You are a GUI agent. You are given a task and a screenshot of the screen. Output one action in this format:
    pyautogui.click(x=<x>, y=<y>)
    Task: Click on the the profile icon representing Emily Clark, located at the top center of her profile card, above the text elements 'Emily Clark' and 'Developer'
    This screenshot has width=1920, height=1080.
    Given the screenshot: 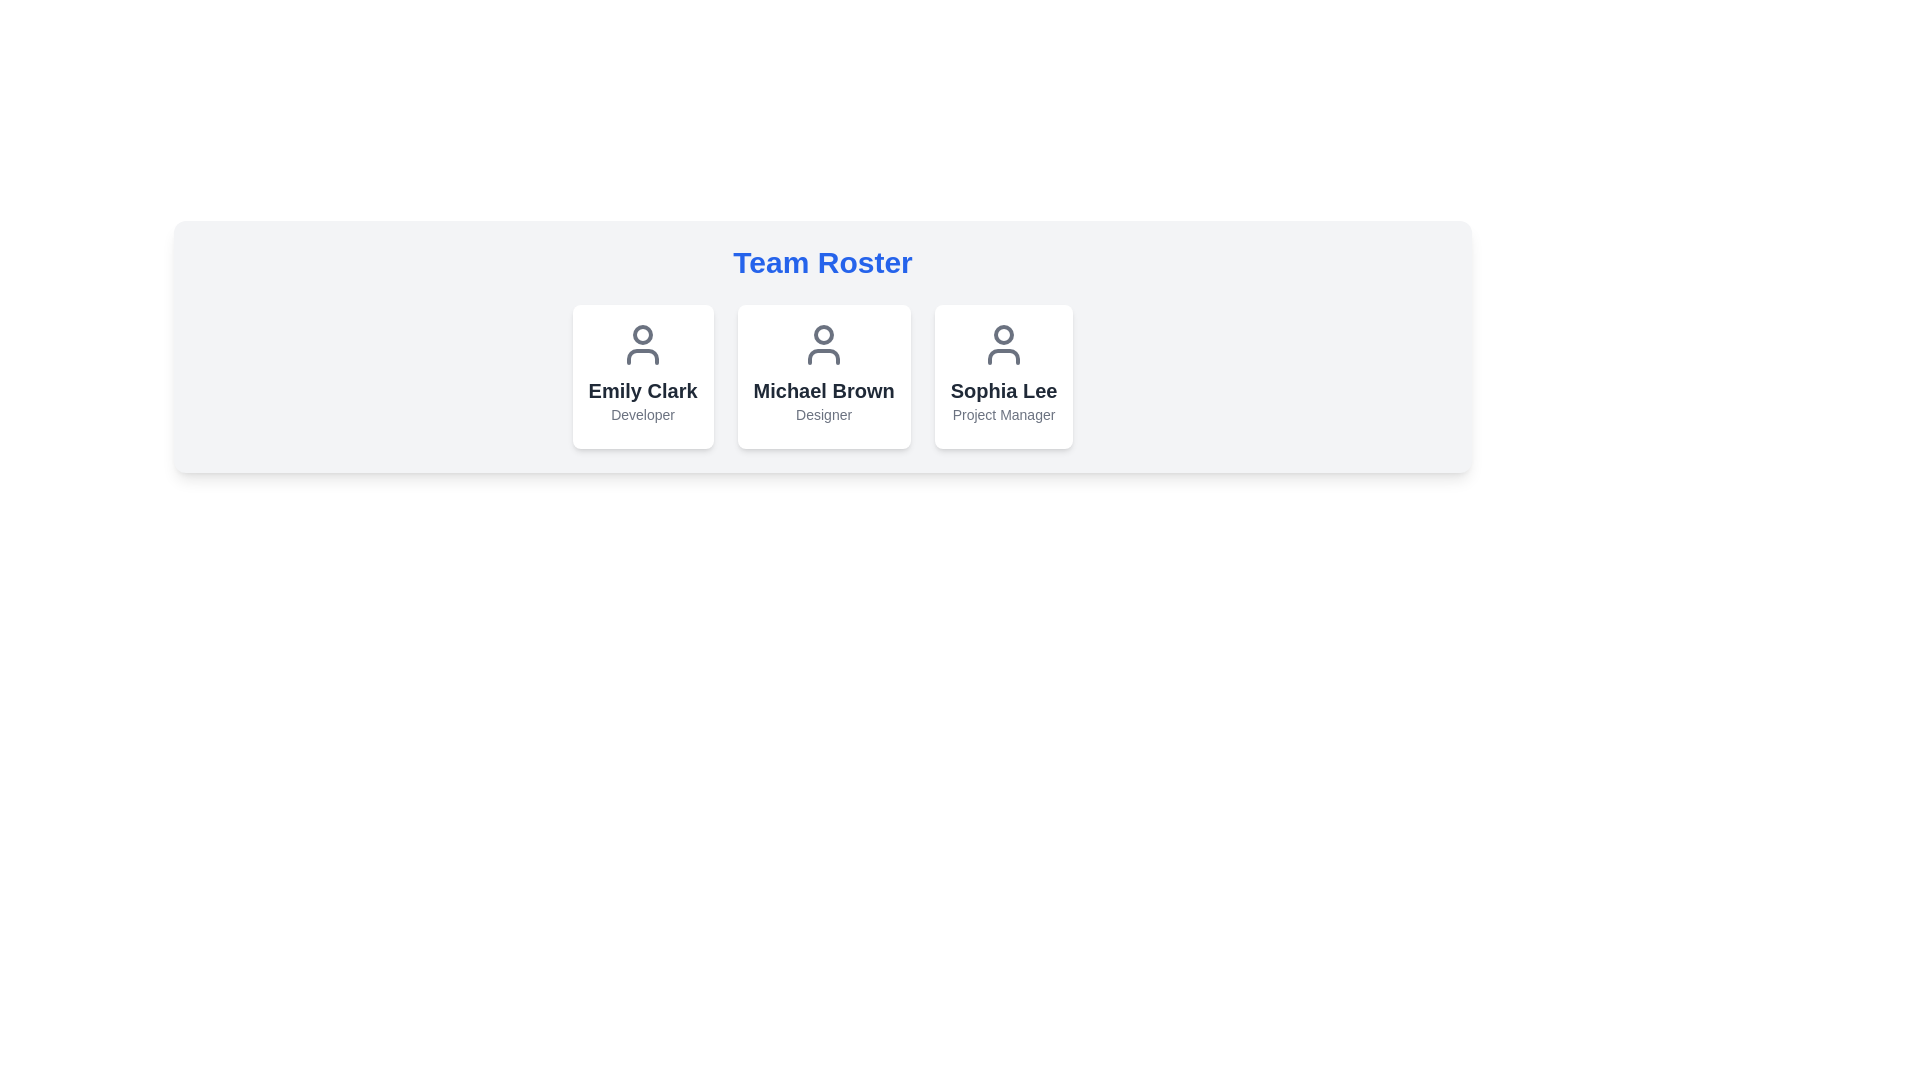 What is the action you would take?
    pyautogui.click(x=643, y=343)
    